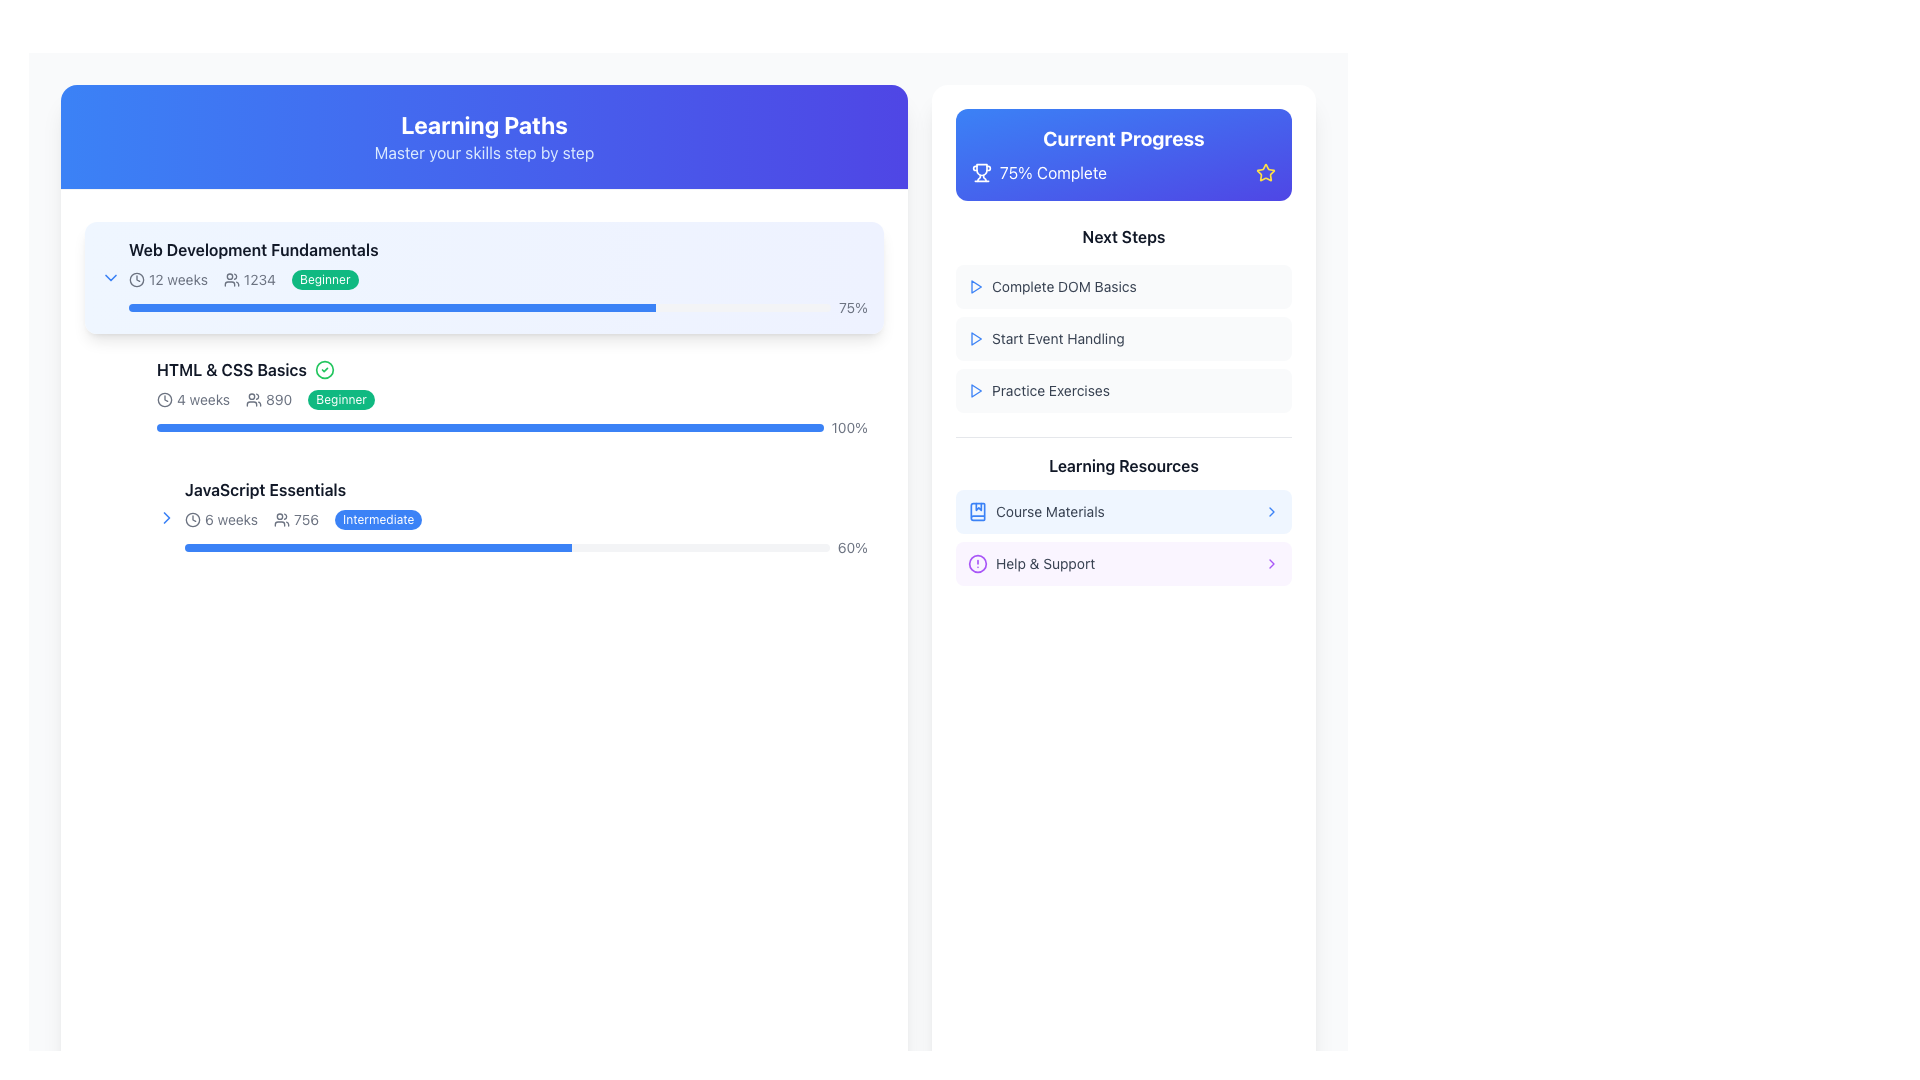  Describe the element at coordinates (490, 427) in the screenshot. I see `the progress percentage of the 'HTML & CSS Basics' course by interacting with the progress bar located below its title and statistics` at that location.